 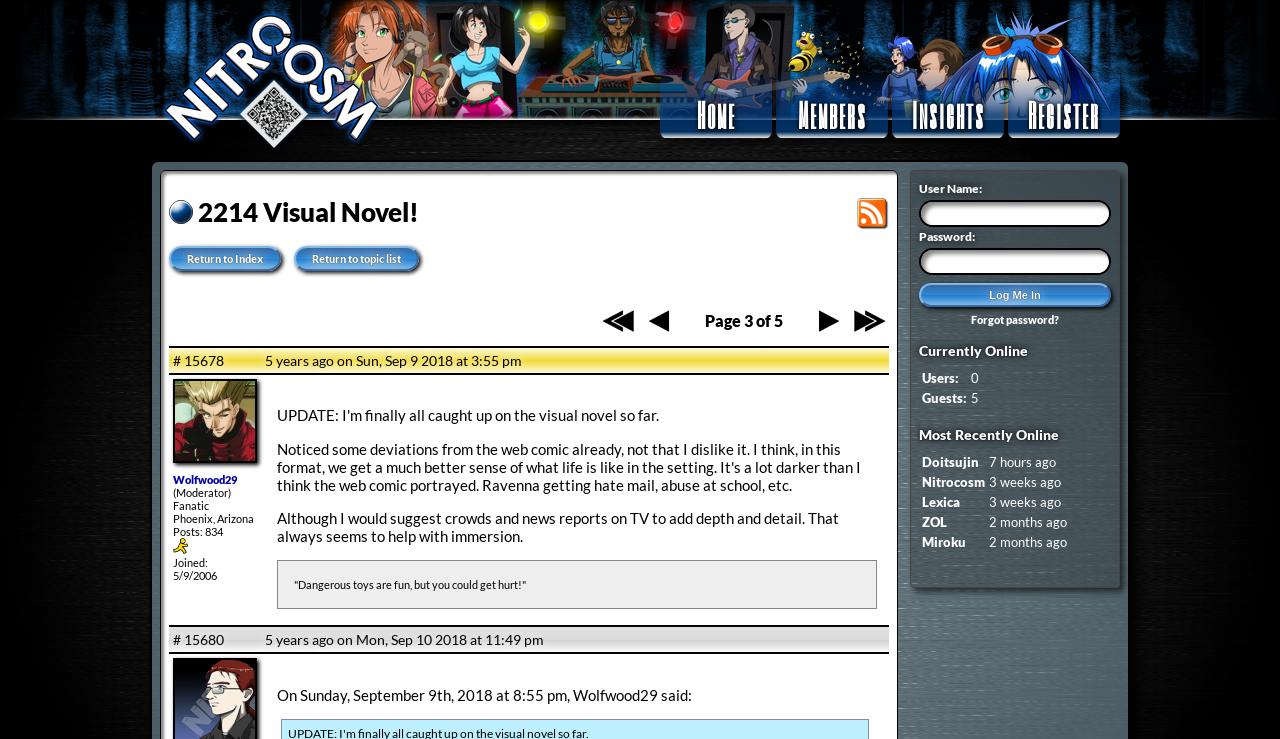 What do you see at coordinates (974, 377) in the screenshot?
I see `'0'` at bounding box center [974, 377].